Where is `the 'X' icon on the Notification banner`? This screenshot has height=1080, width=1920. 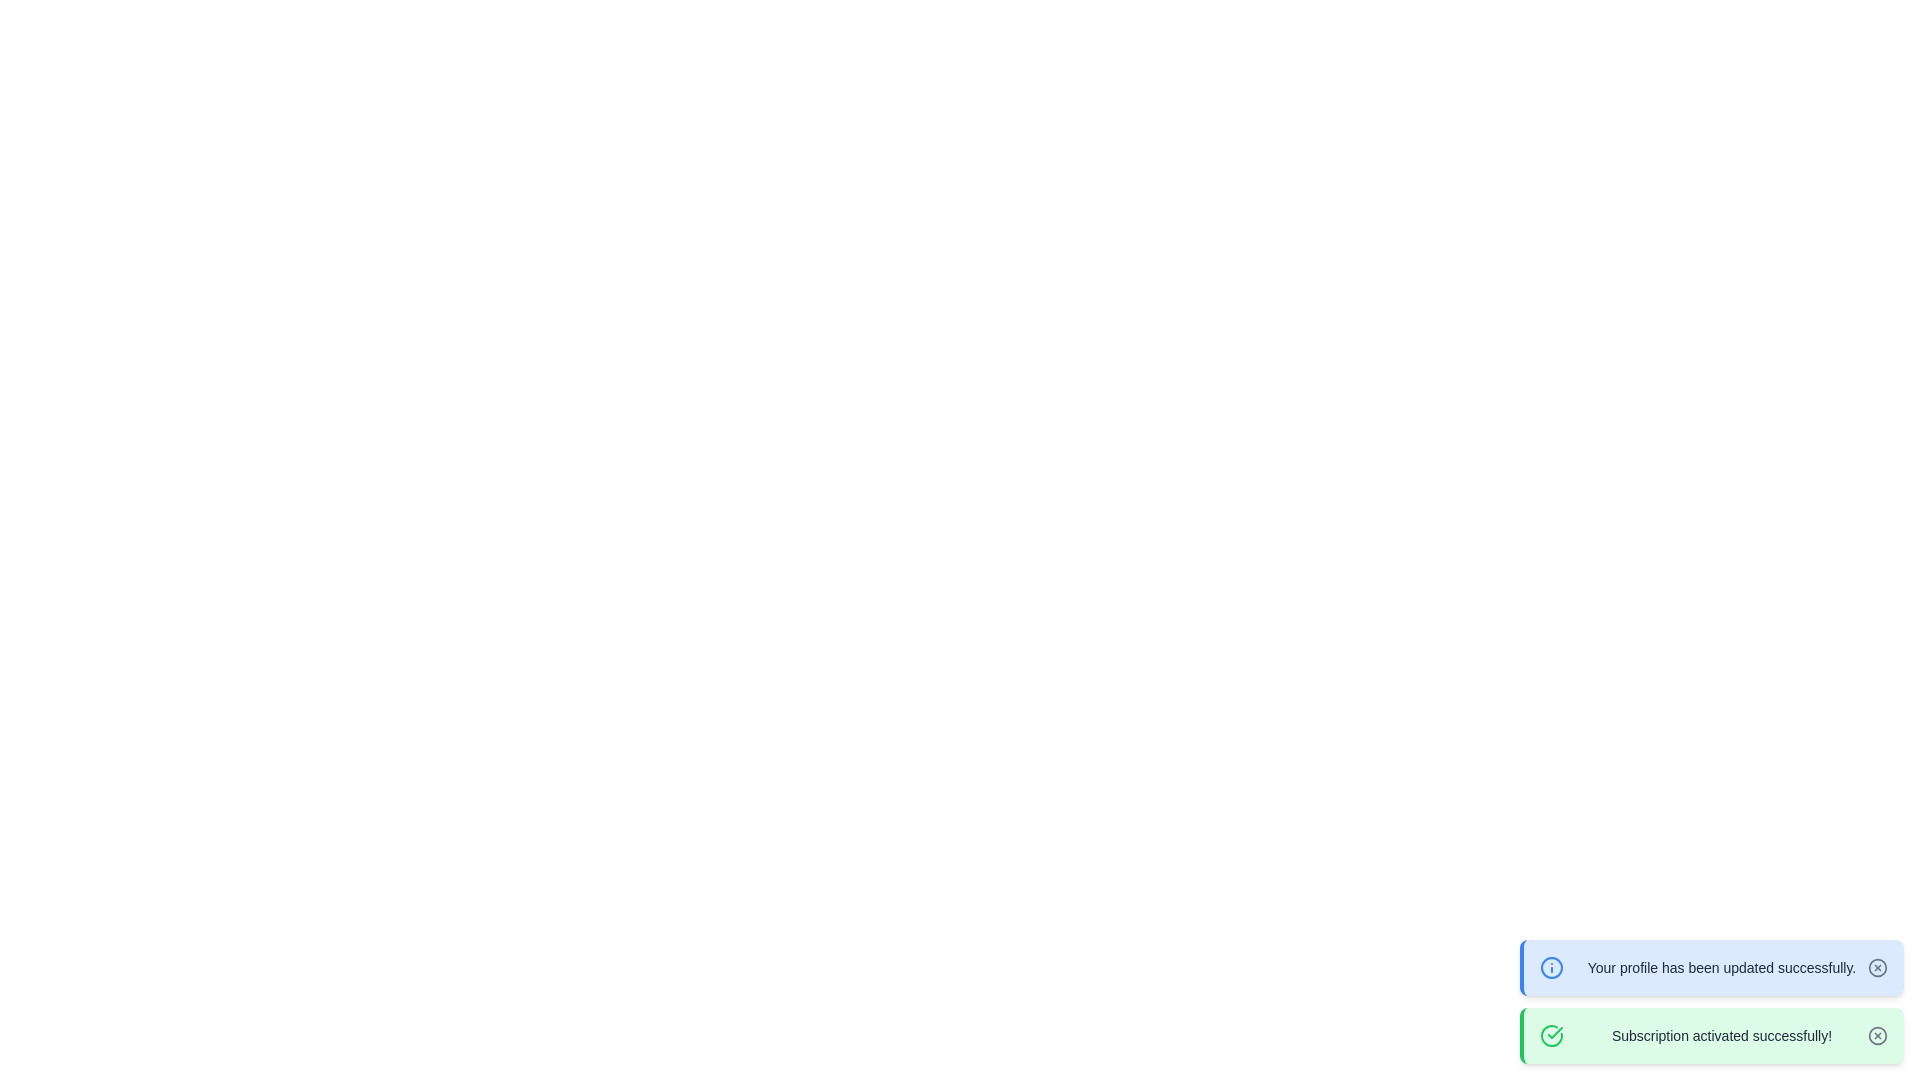
the 'X' icon on the Notification banner is located at coordinates (1711, 967).